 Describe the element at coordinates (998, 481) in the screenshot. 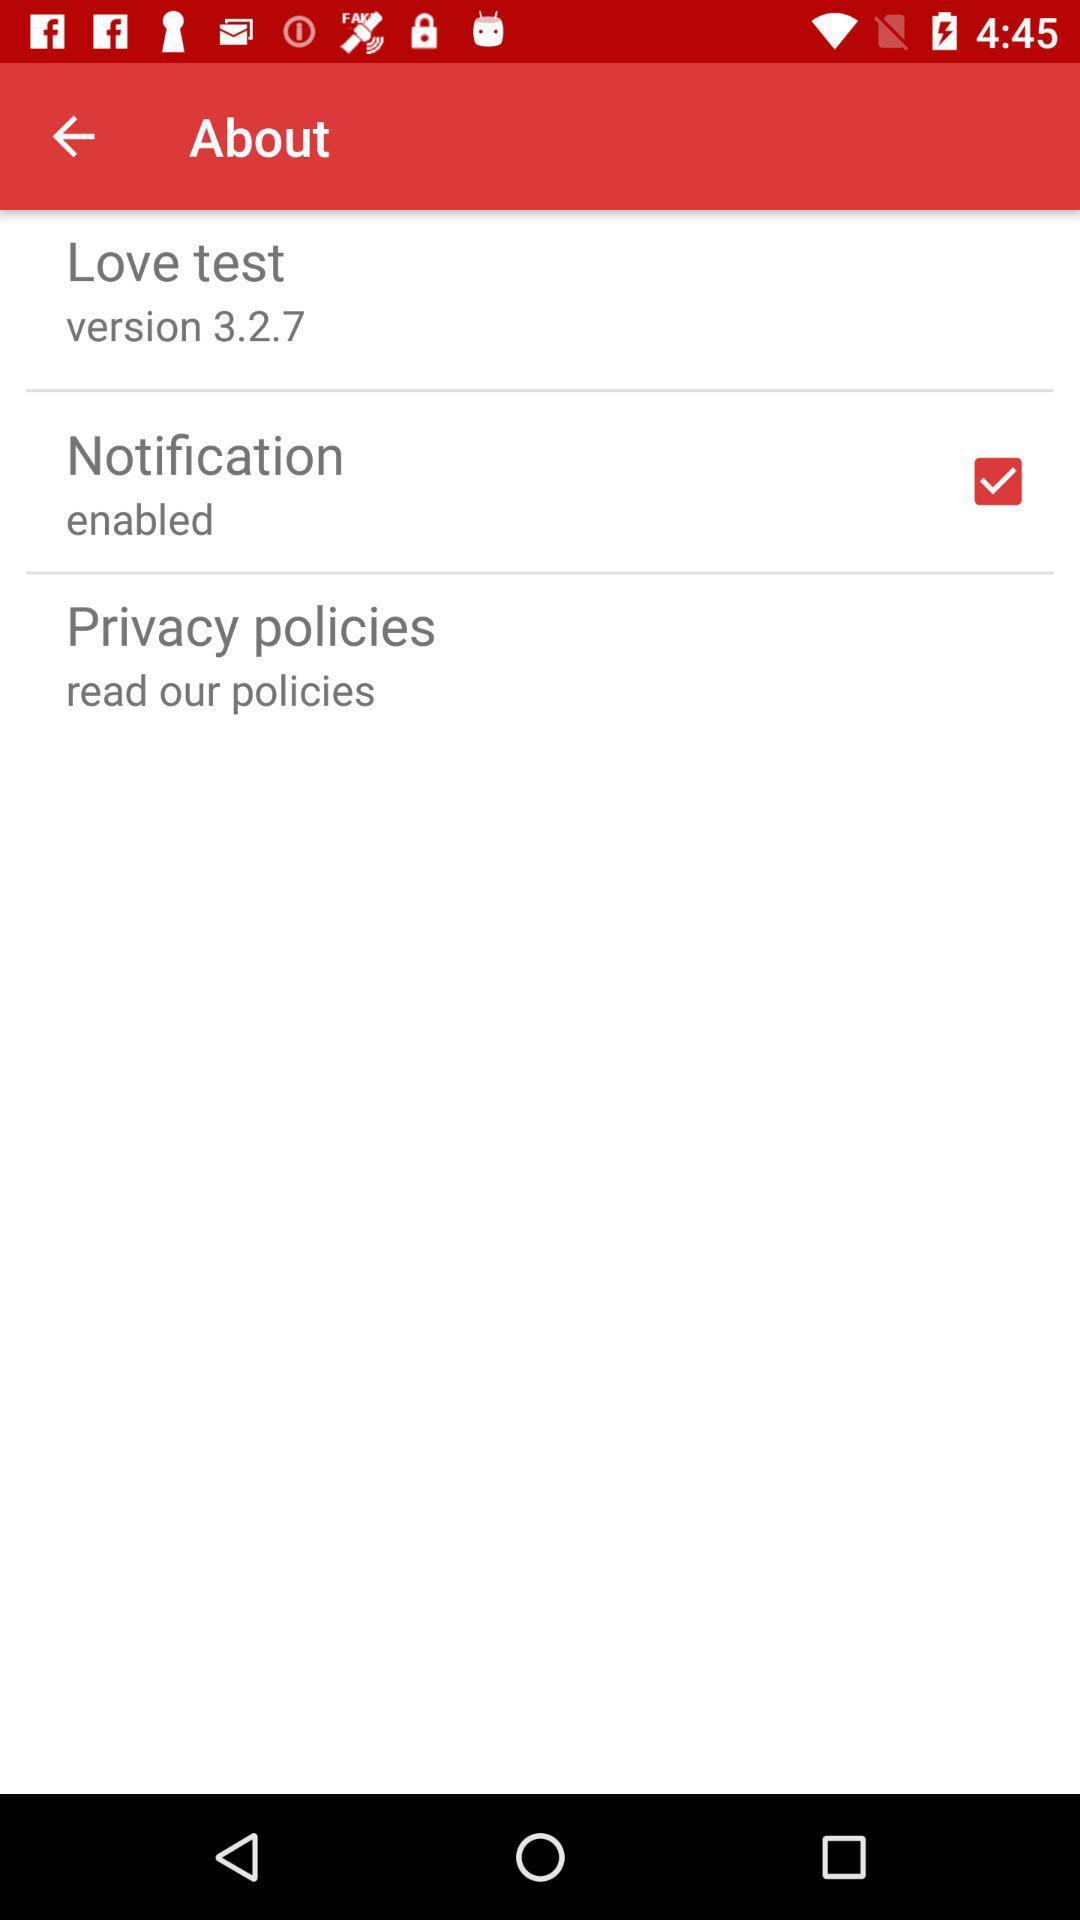

I see `enable notifications` at that location.